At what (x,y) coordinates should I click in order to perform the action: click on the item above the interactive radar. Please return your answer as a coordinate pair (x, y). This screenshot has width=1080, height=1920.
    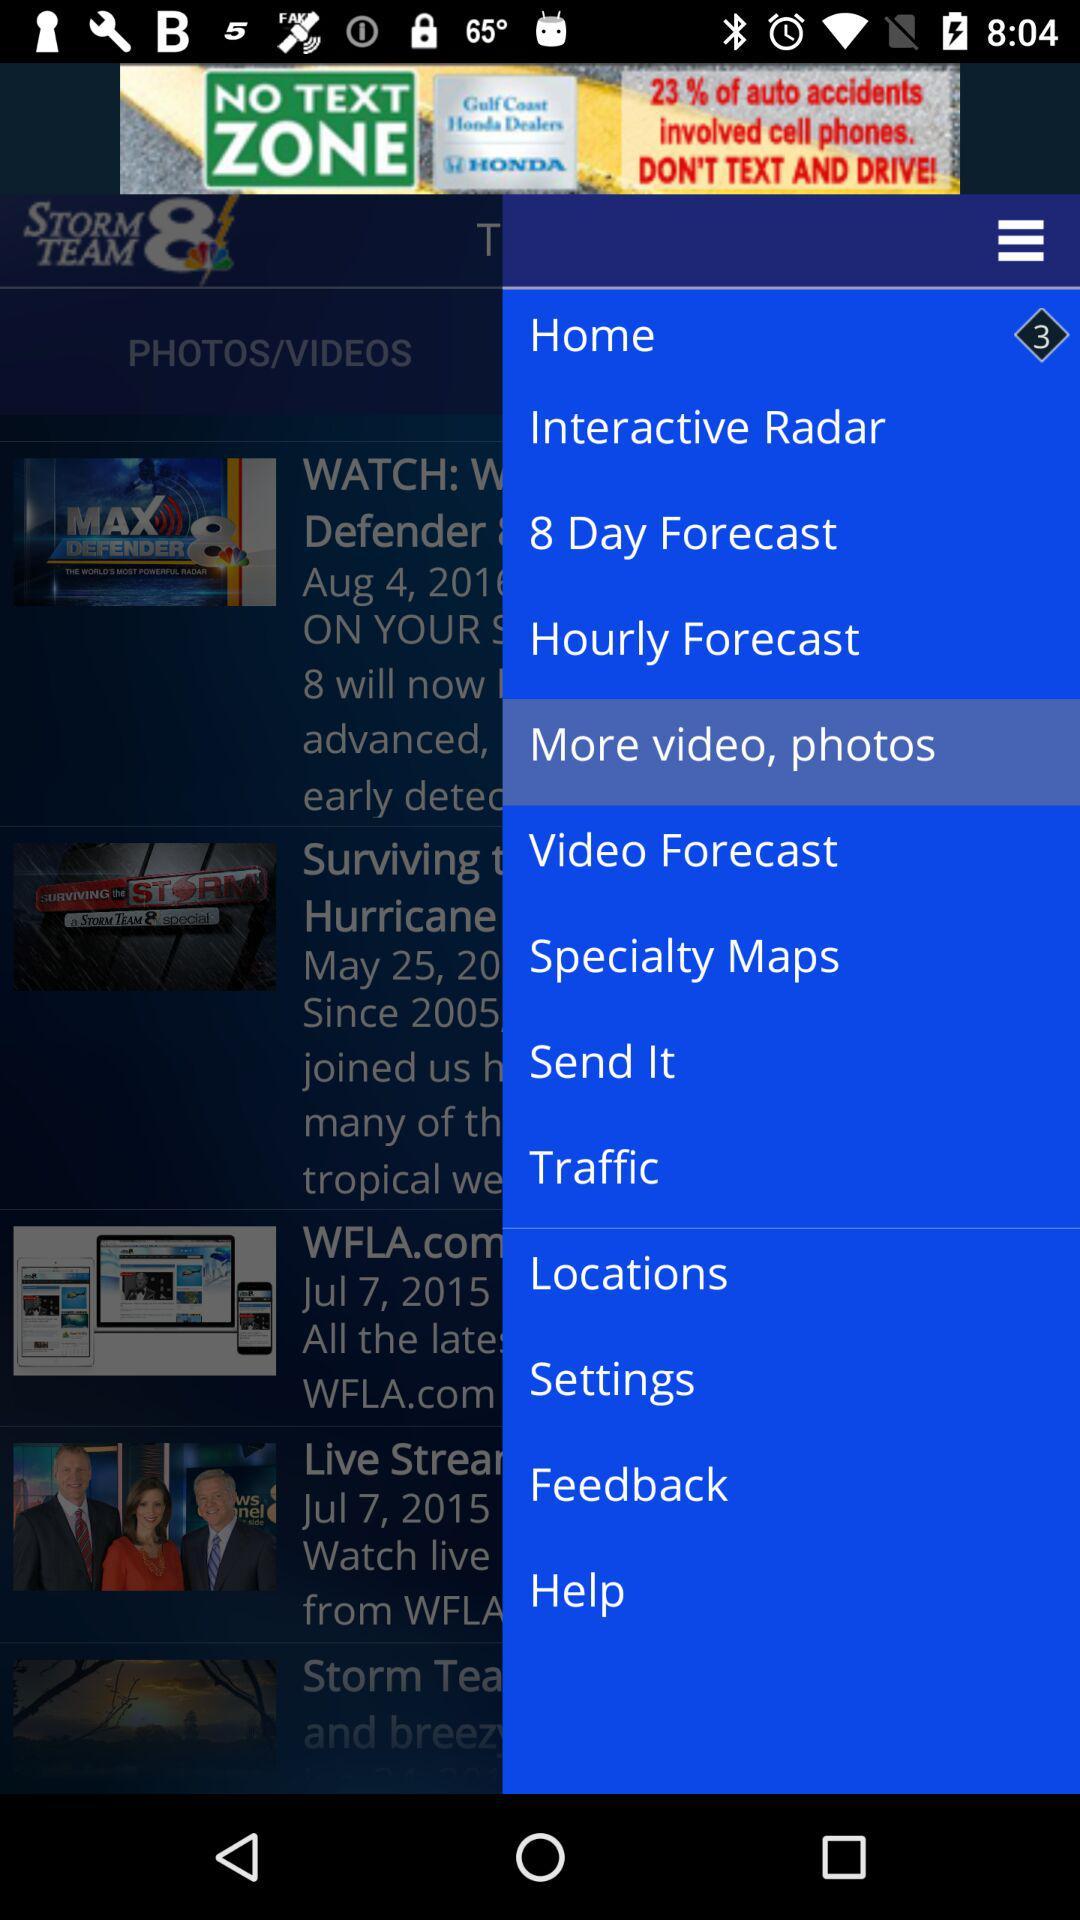
    Looking at the image, I should click on (770, 335).